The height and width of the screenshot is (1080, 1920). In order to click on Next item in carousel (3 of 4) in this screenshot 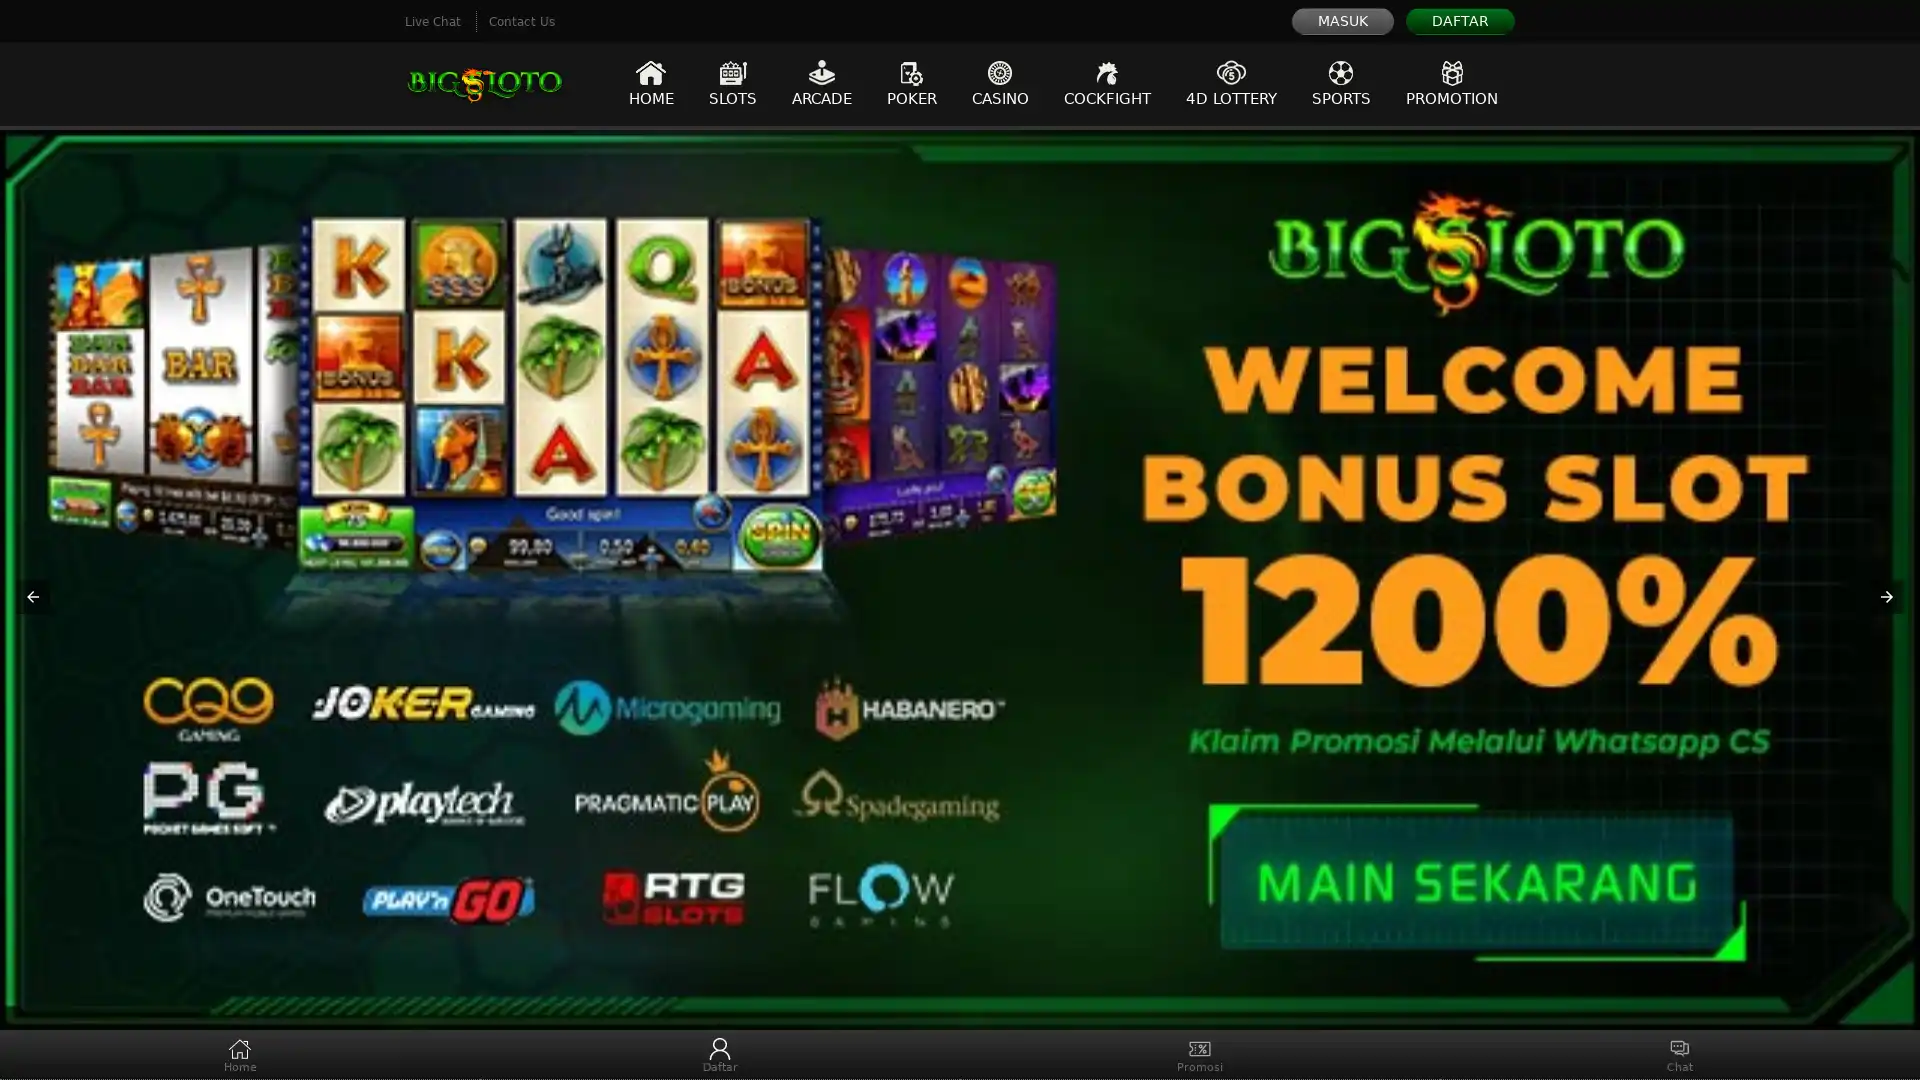, I will do `click(1885, 596)`.